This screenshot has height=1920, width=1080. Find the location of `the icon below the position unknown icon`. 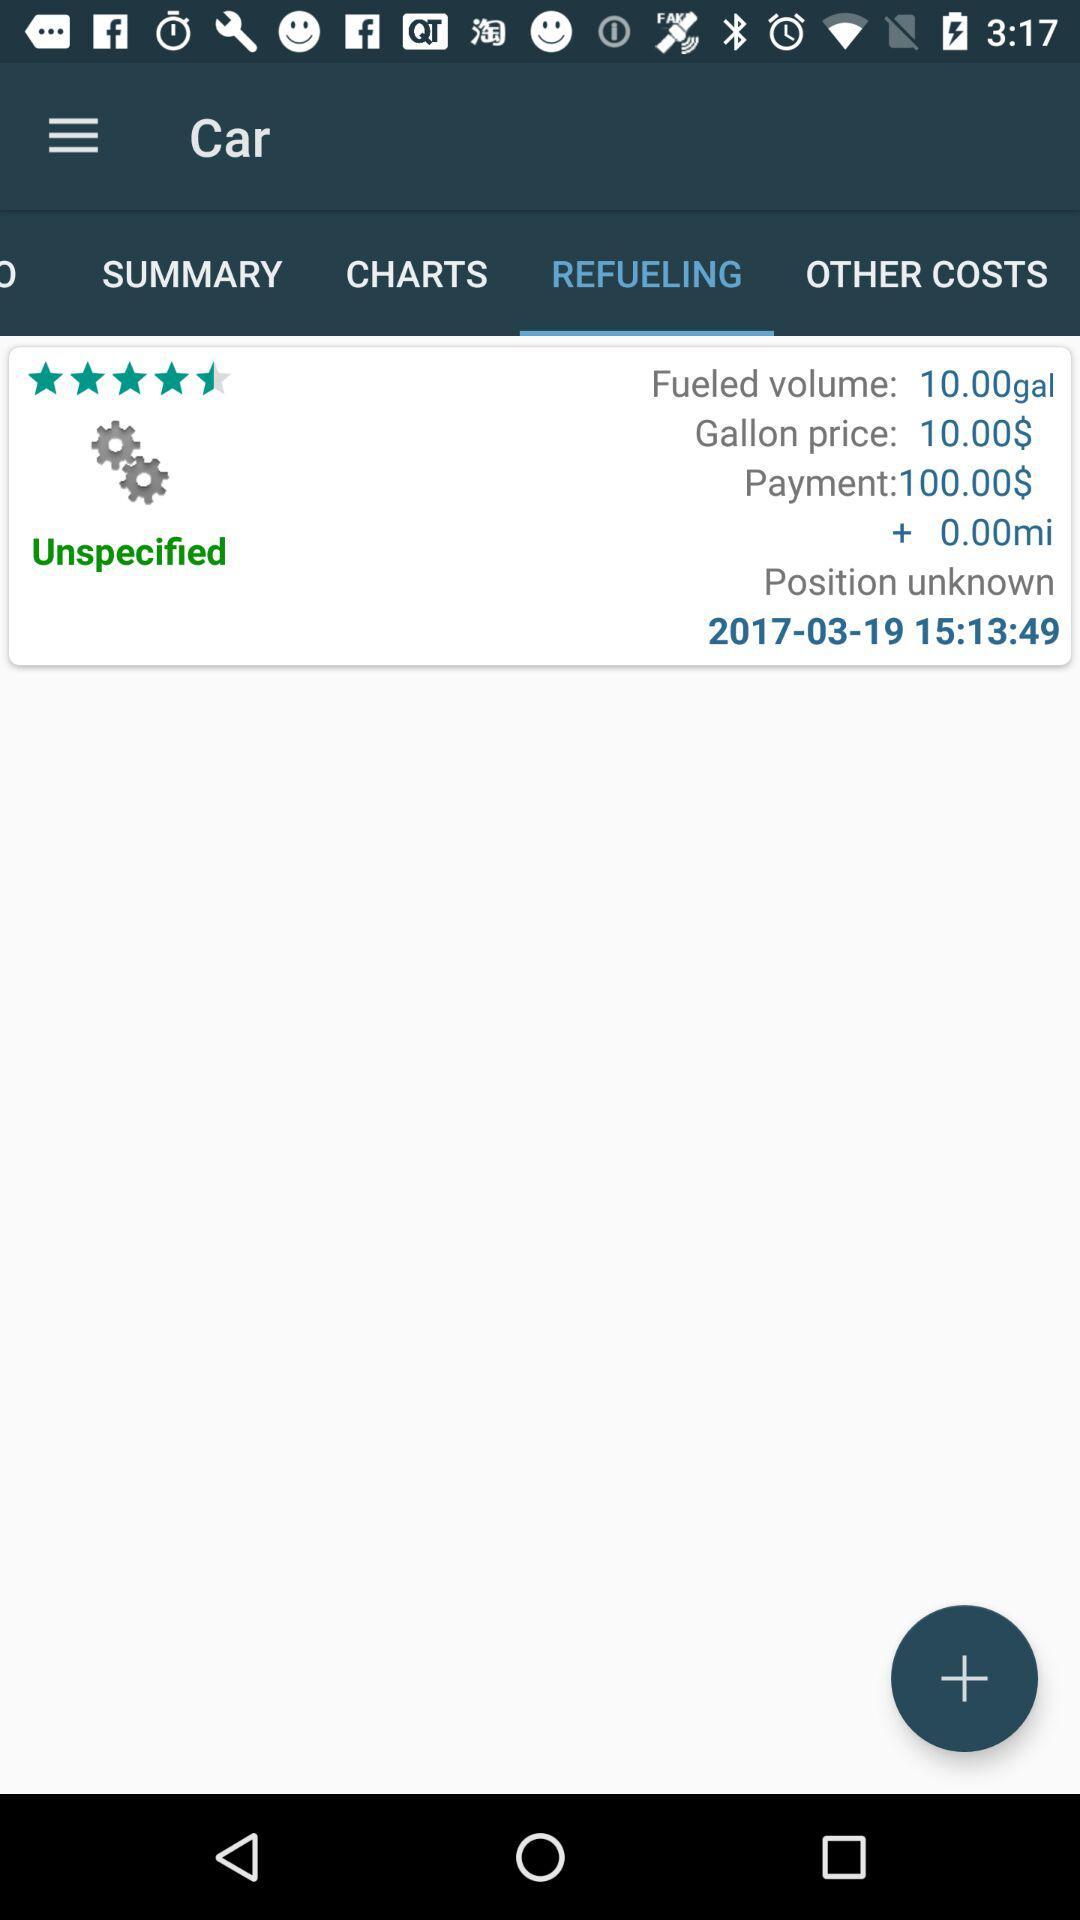

the icon below the position unknown icon is located at coordinates (883, 628).